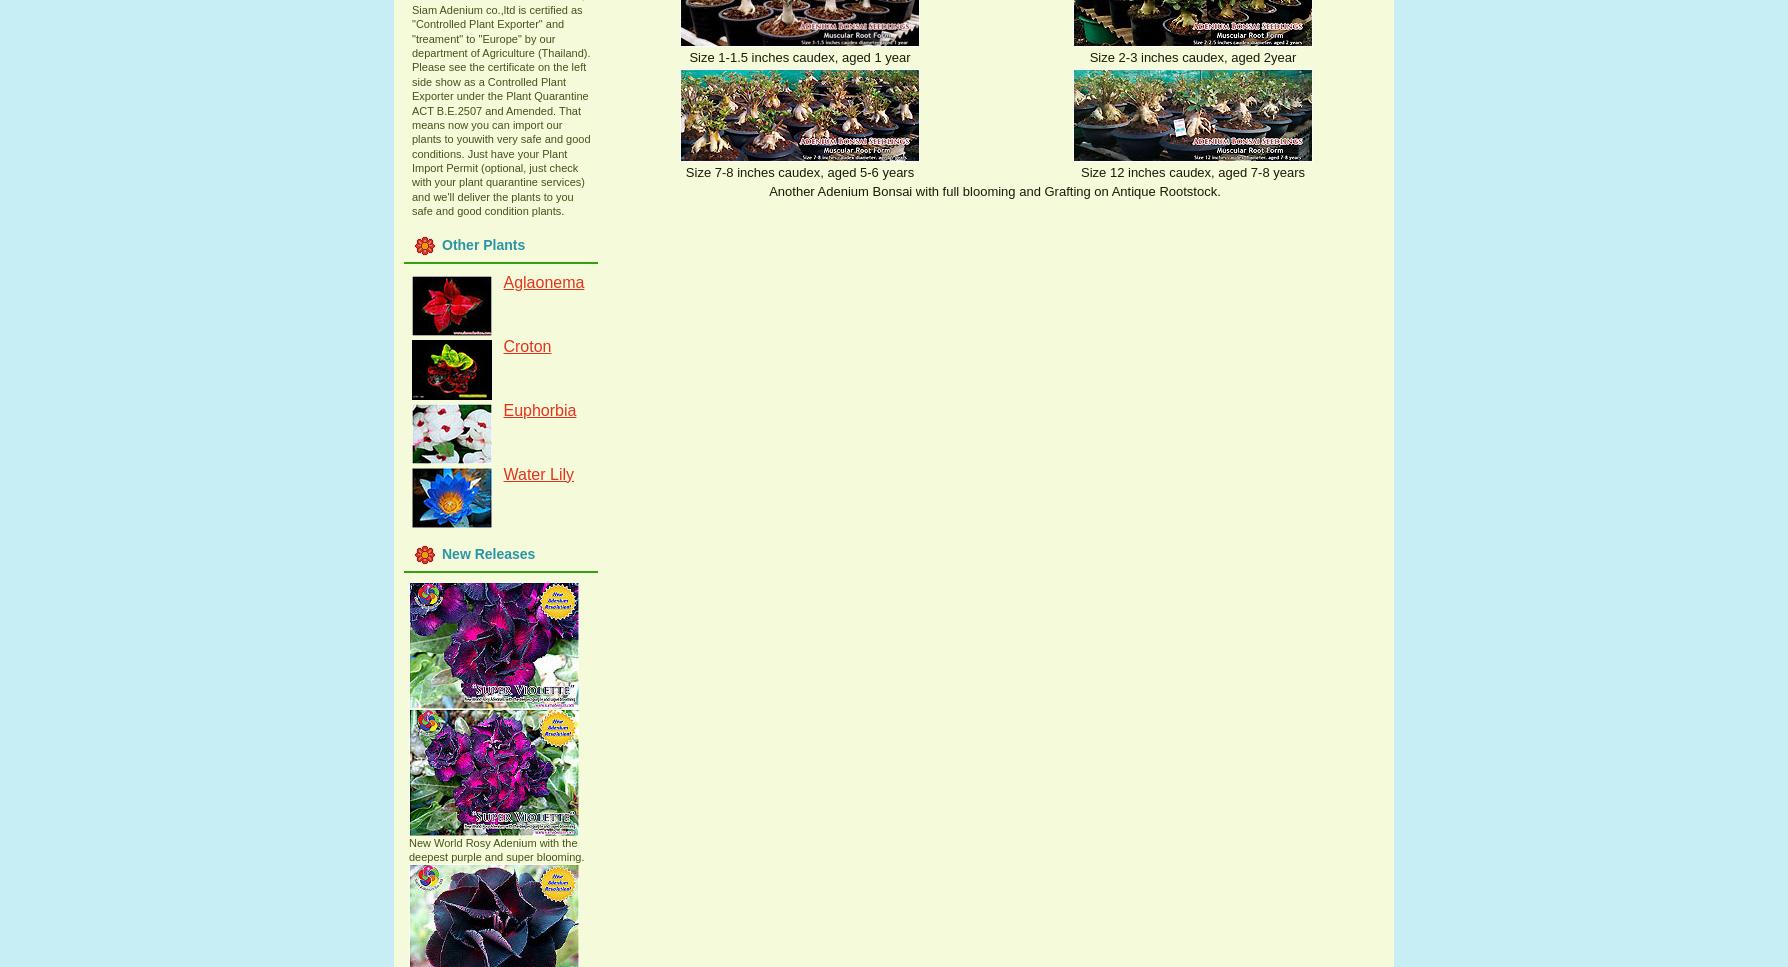 The width and height of the screenshot is (1788, 967). Describe the element at coordinates (526, 344) in the screenshot. I see `'Croton'` at that location.